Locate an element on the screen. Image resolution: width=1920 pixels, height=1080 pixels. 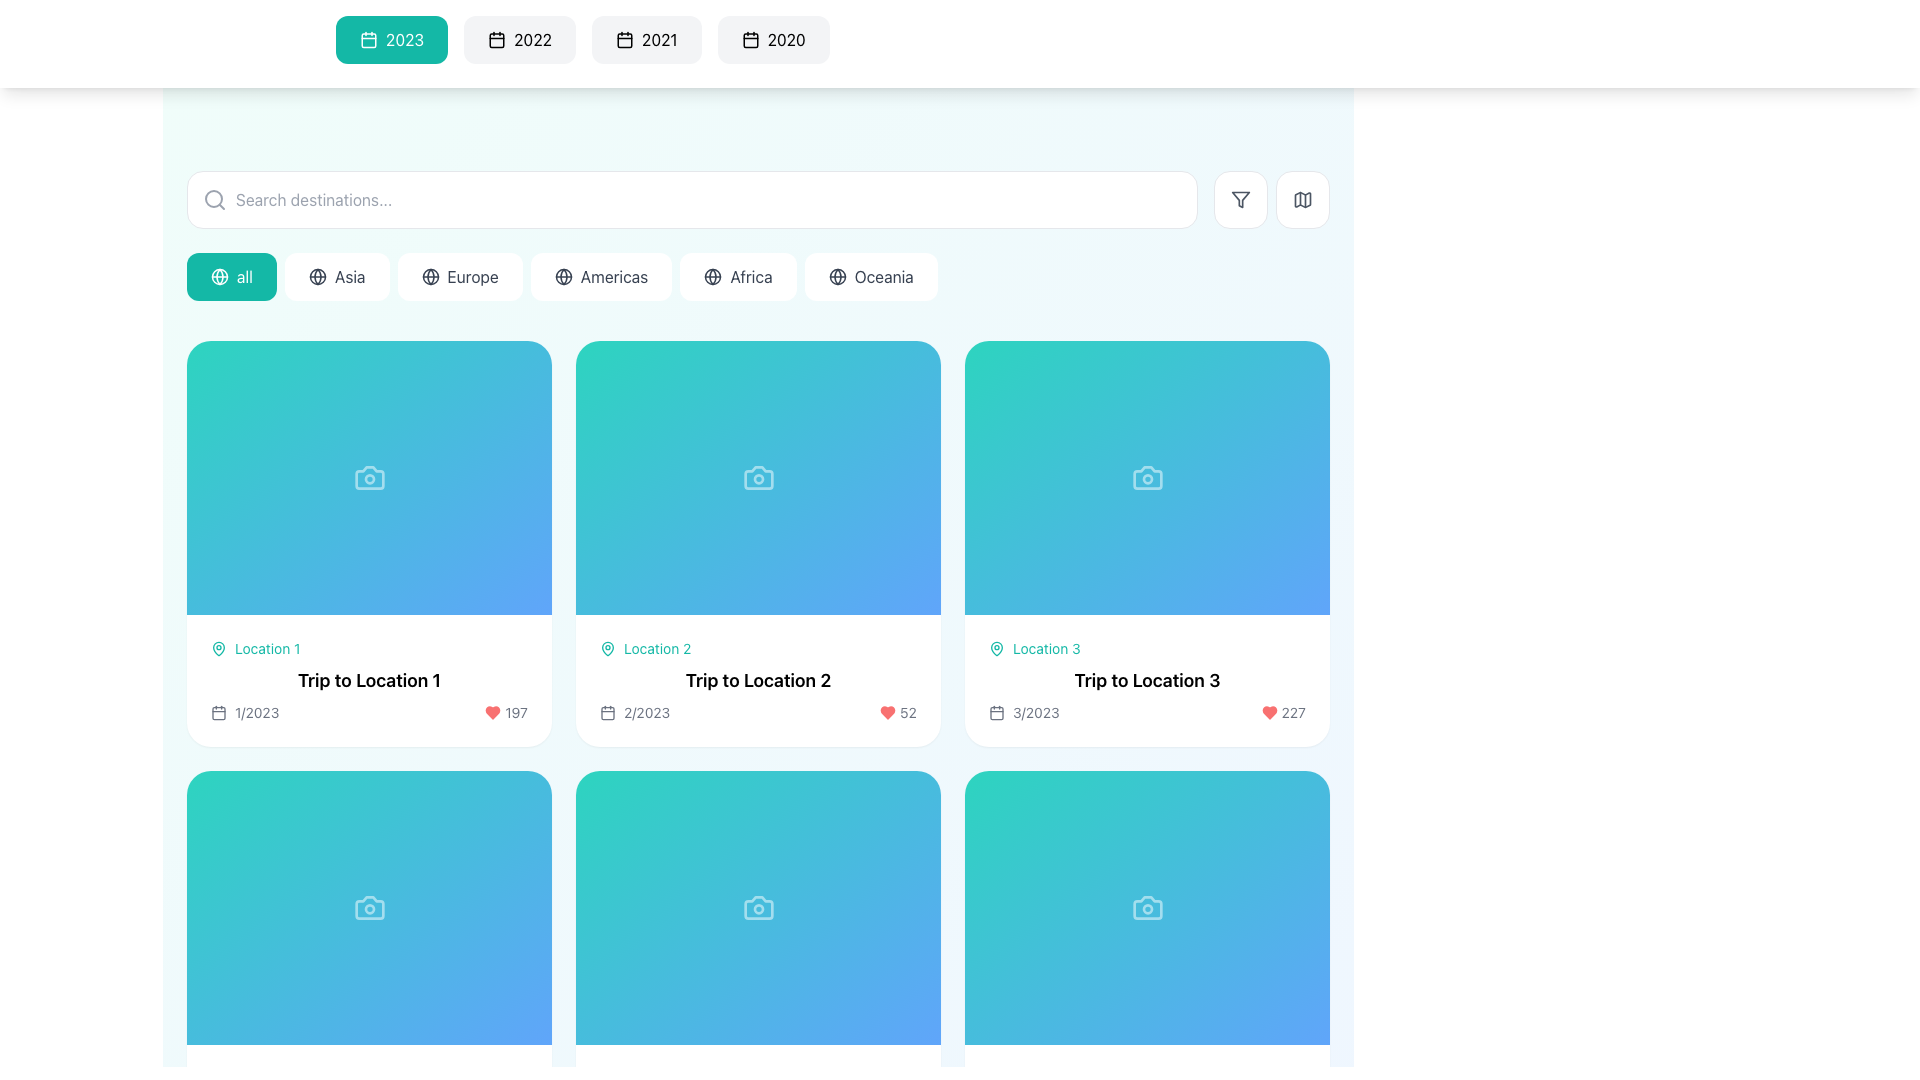
the circular outline of the globe icon is located at coordinates (429, 277).